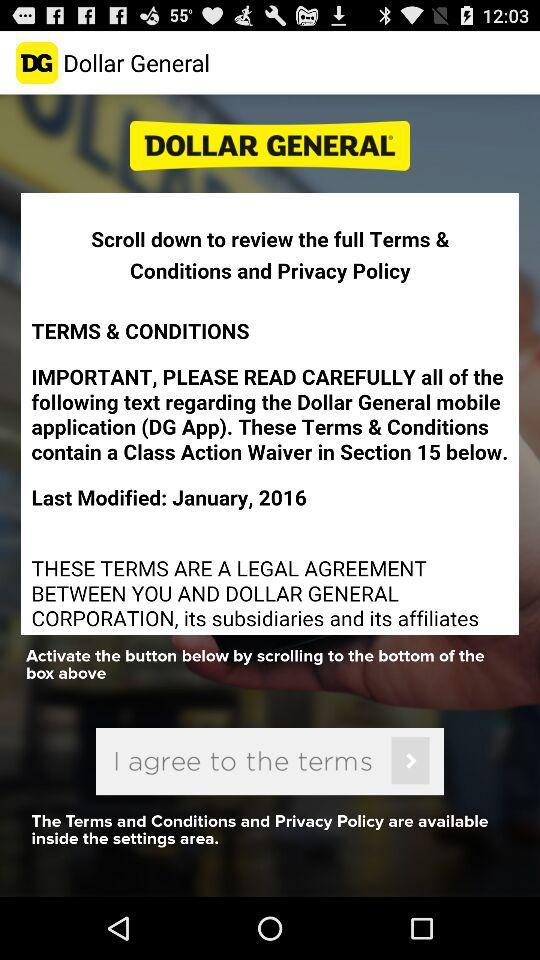  Describe the element at coordinates (270, 760) in the screenshot. I see `term agreement tab` at that location.